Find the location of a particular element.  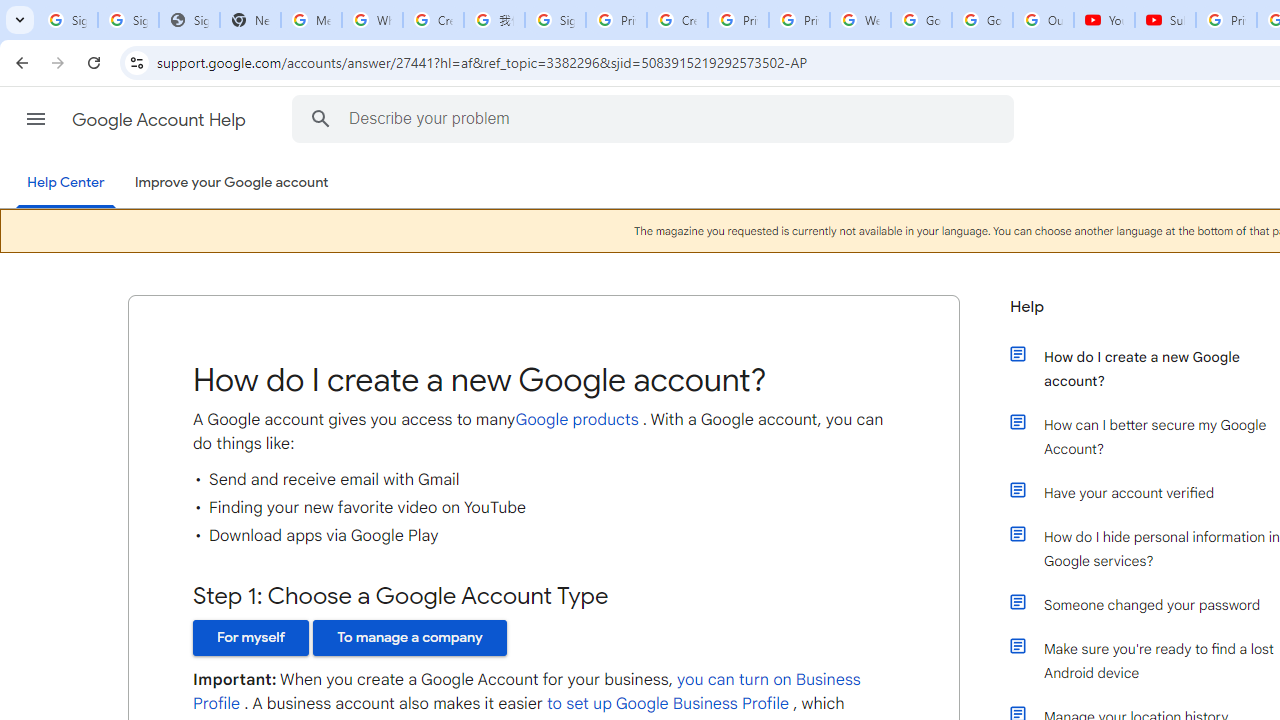

'Welcome to My Activity' is located at coordinates (860, 20).